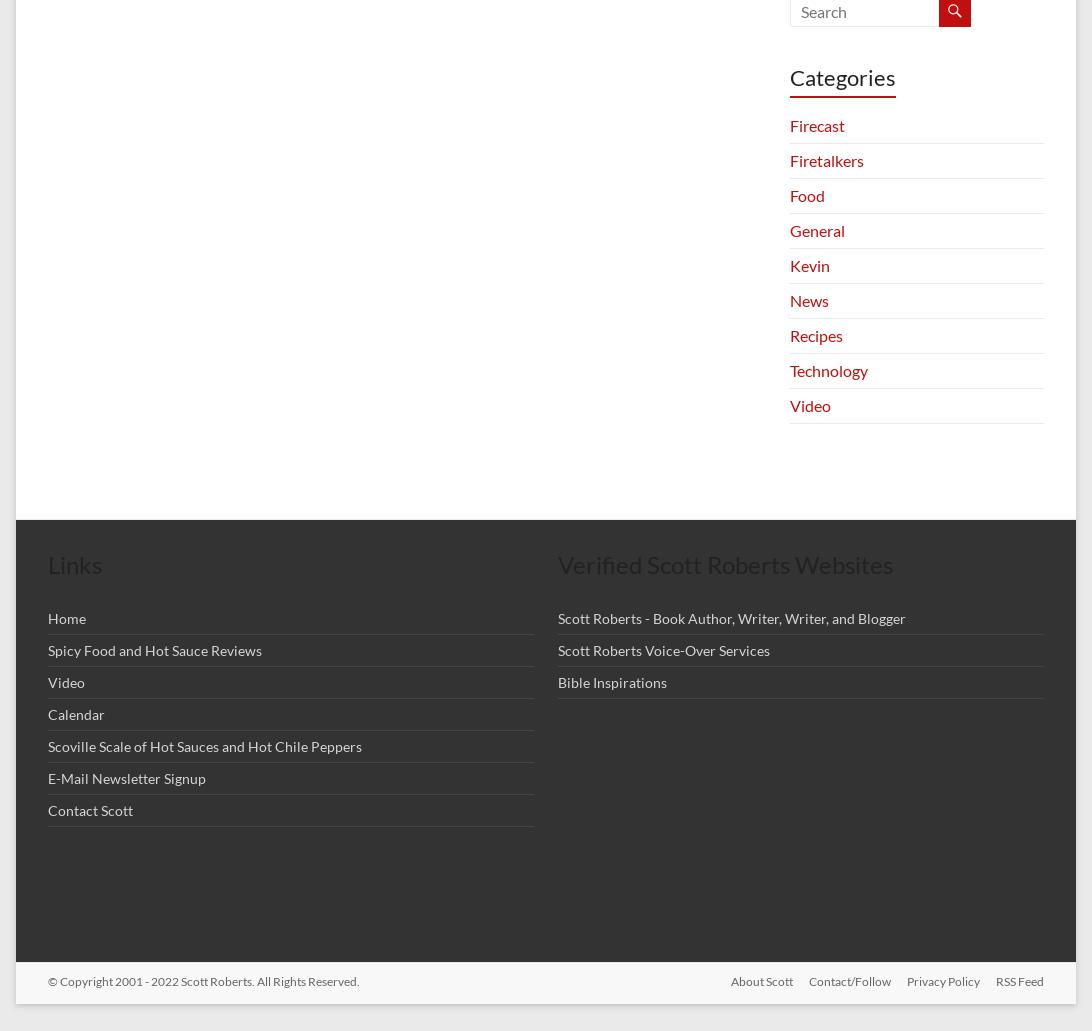  I want to click on 'Bible Inspirations', so click(612, 682).